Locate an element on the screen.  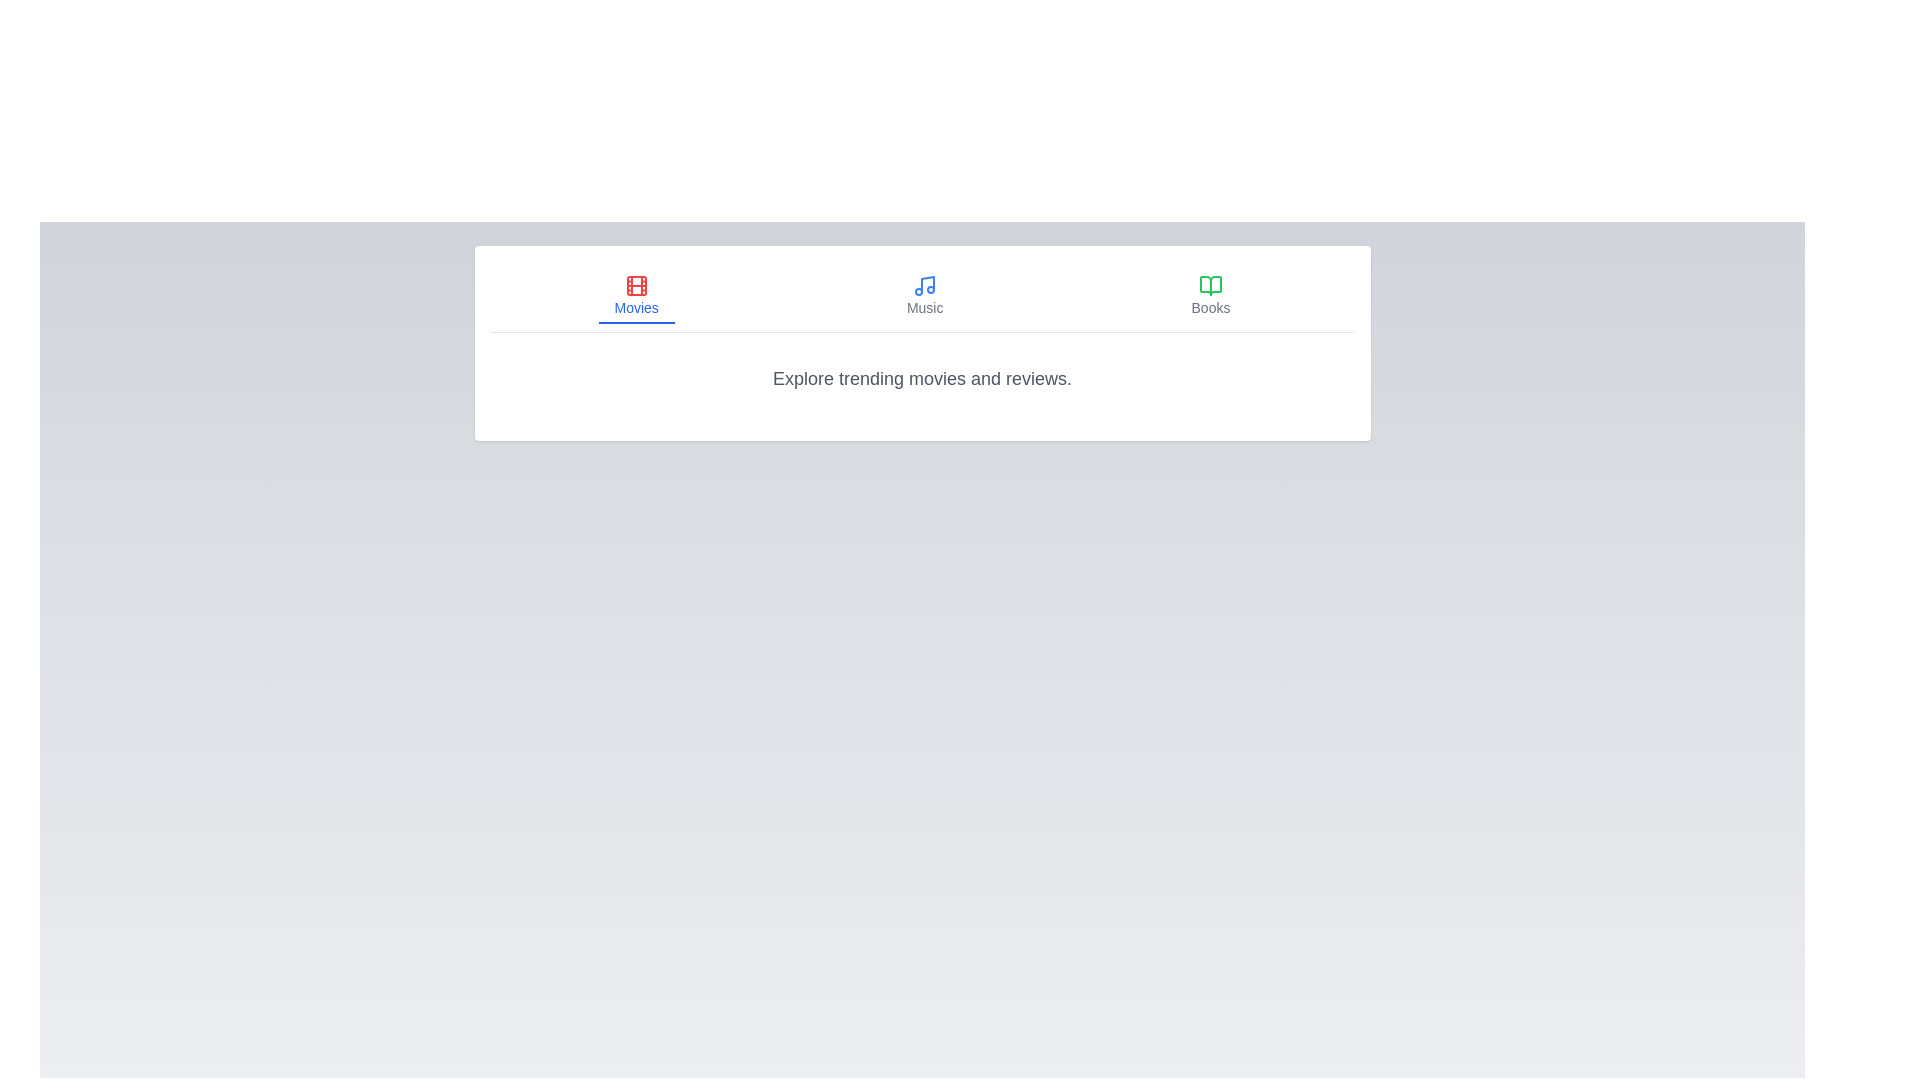
the tab labeled Music to view its content is located at coordinates (924, 297).